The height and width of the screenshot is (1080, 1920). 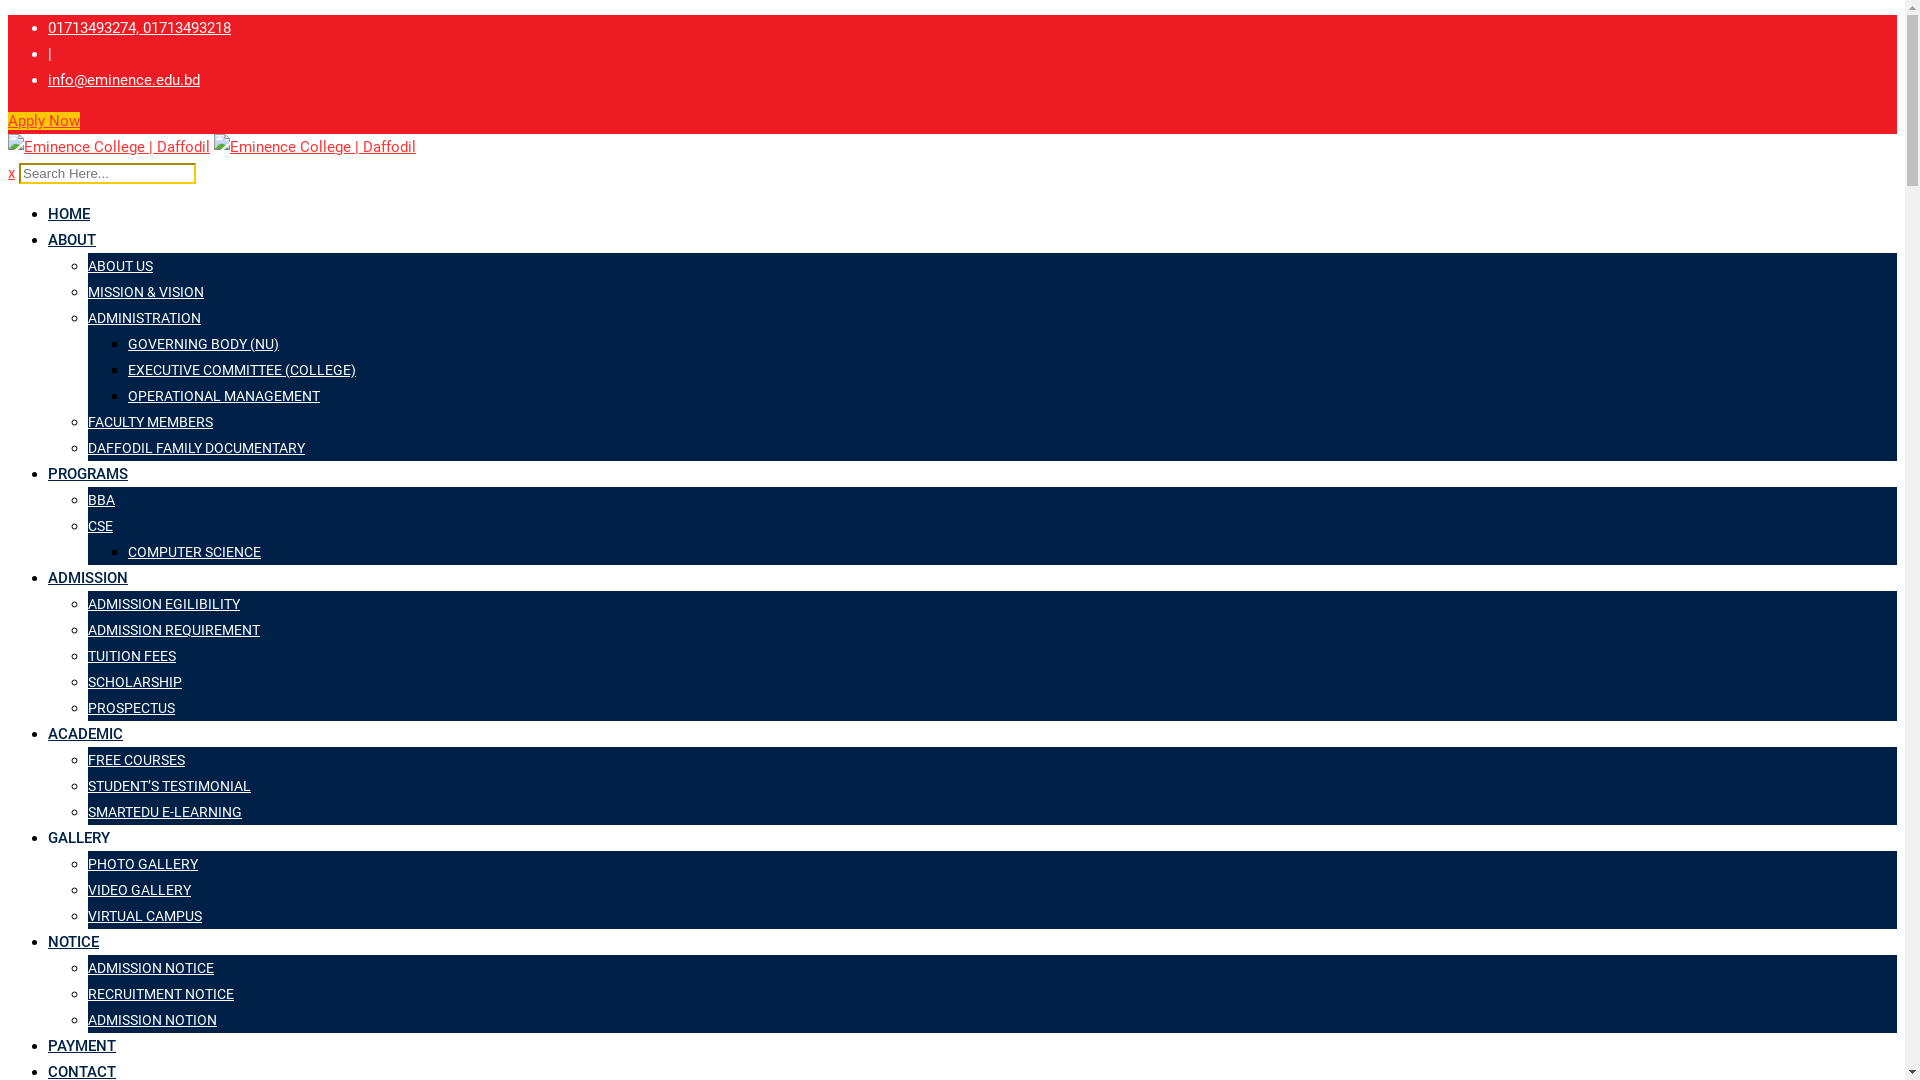 What do you see at coordinates (86, 578) in the screenshot?
I see `'ADMISSION'` at bounding box center [86, 578].